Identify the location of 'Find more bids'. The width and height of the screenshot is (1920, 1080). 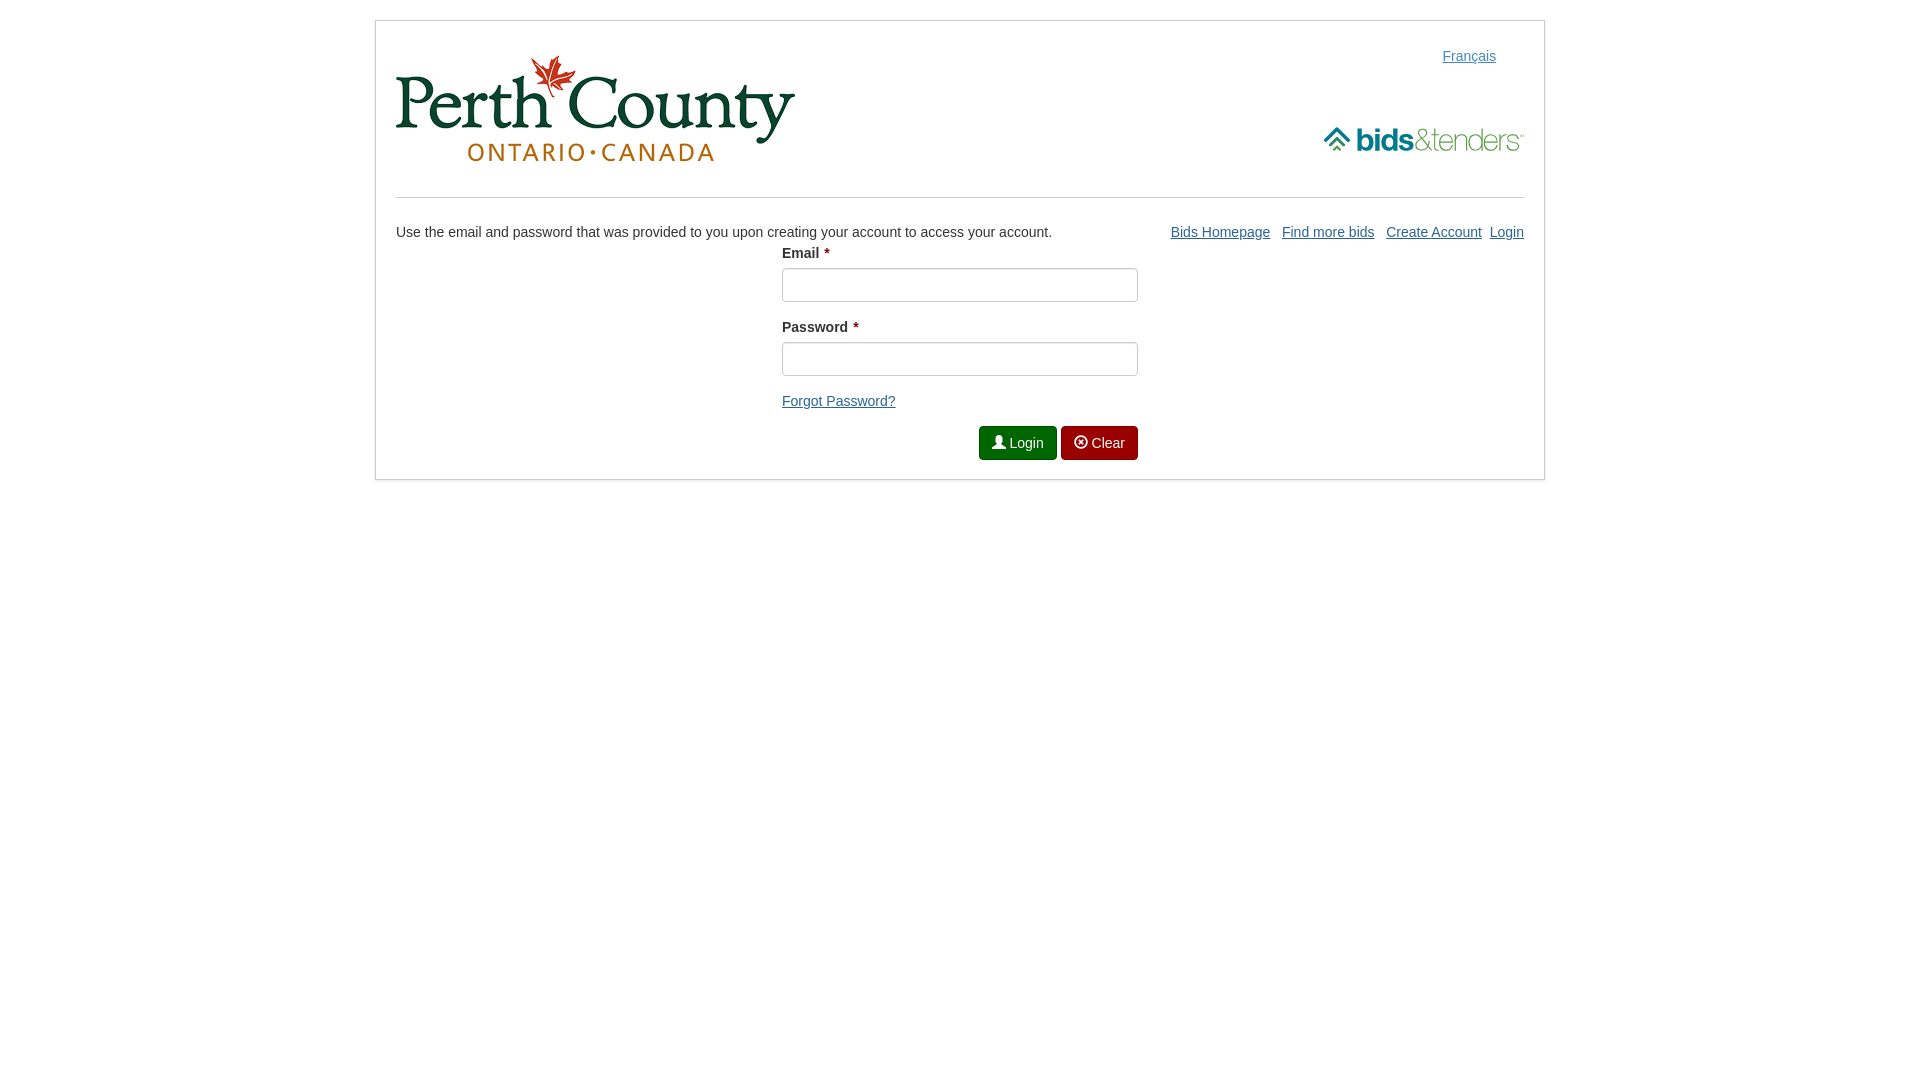
(1328, 230).